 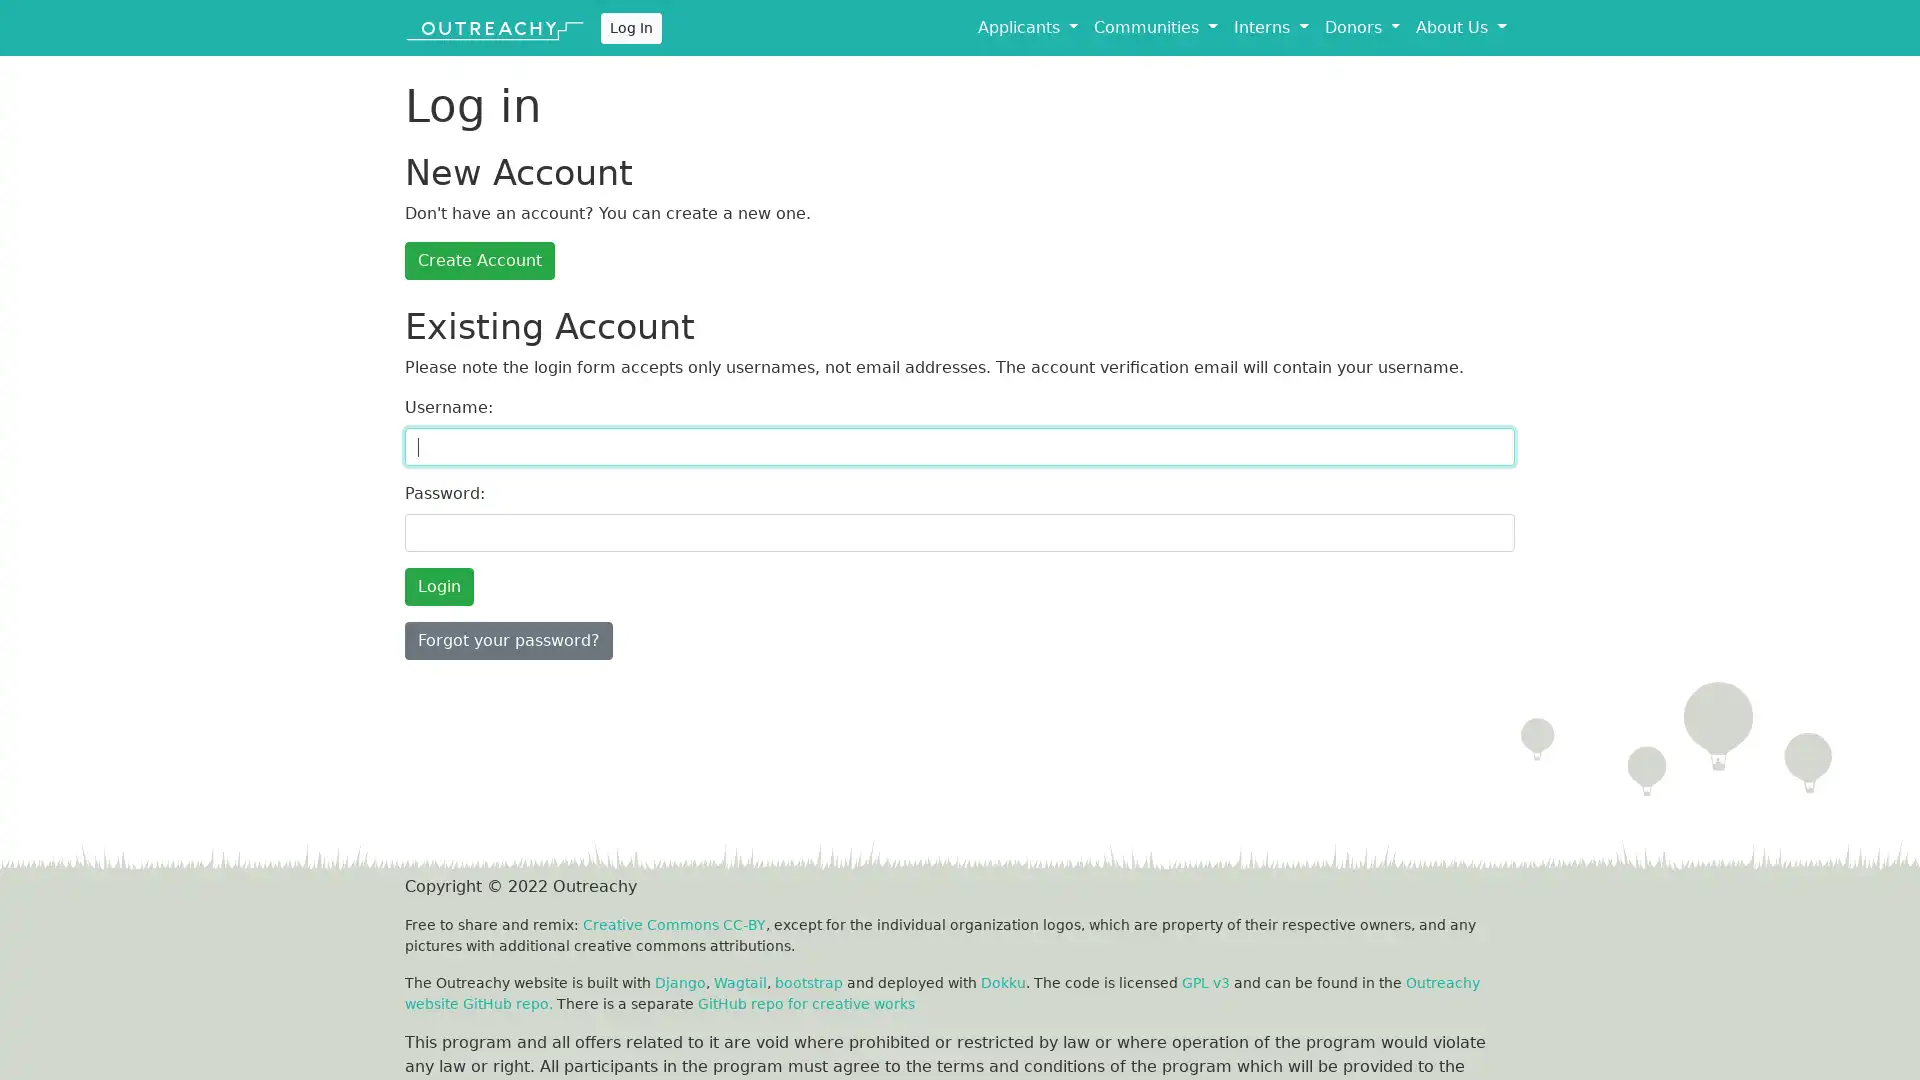 I want to click on Log In, so click(x=630, y=27).